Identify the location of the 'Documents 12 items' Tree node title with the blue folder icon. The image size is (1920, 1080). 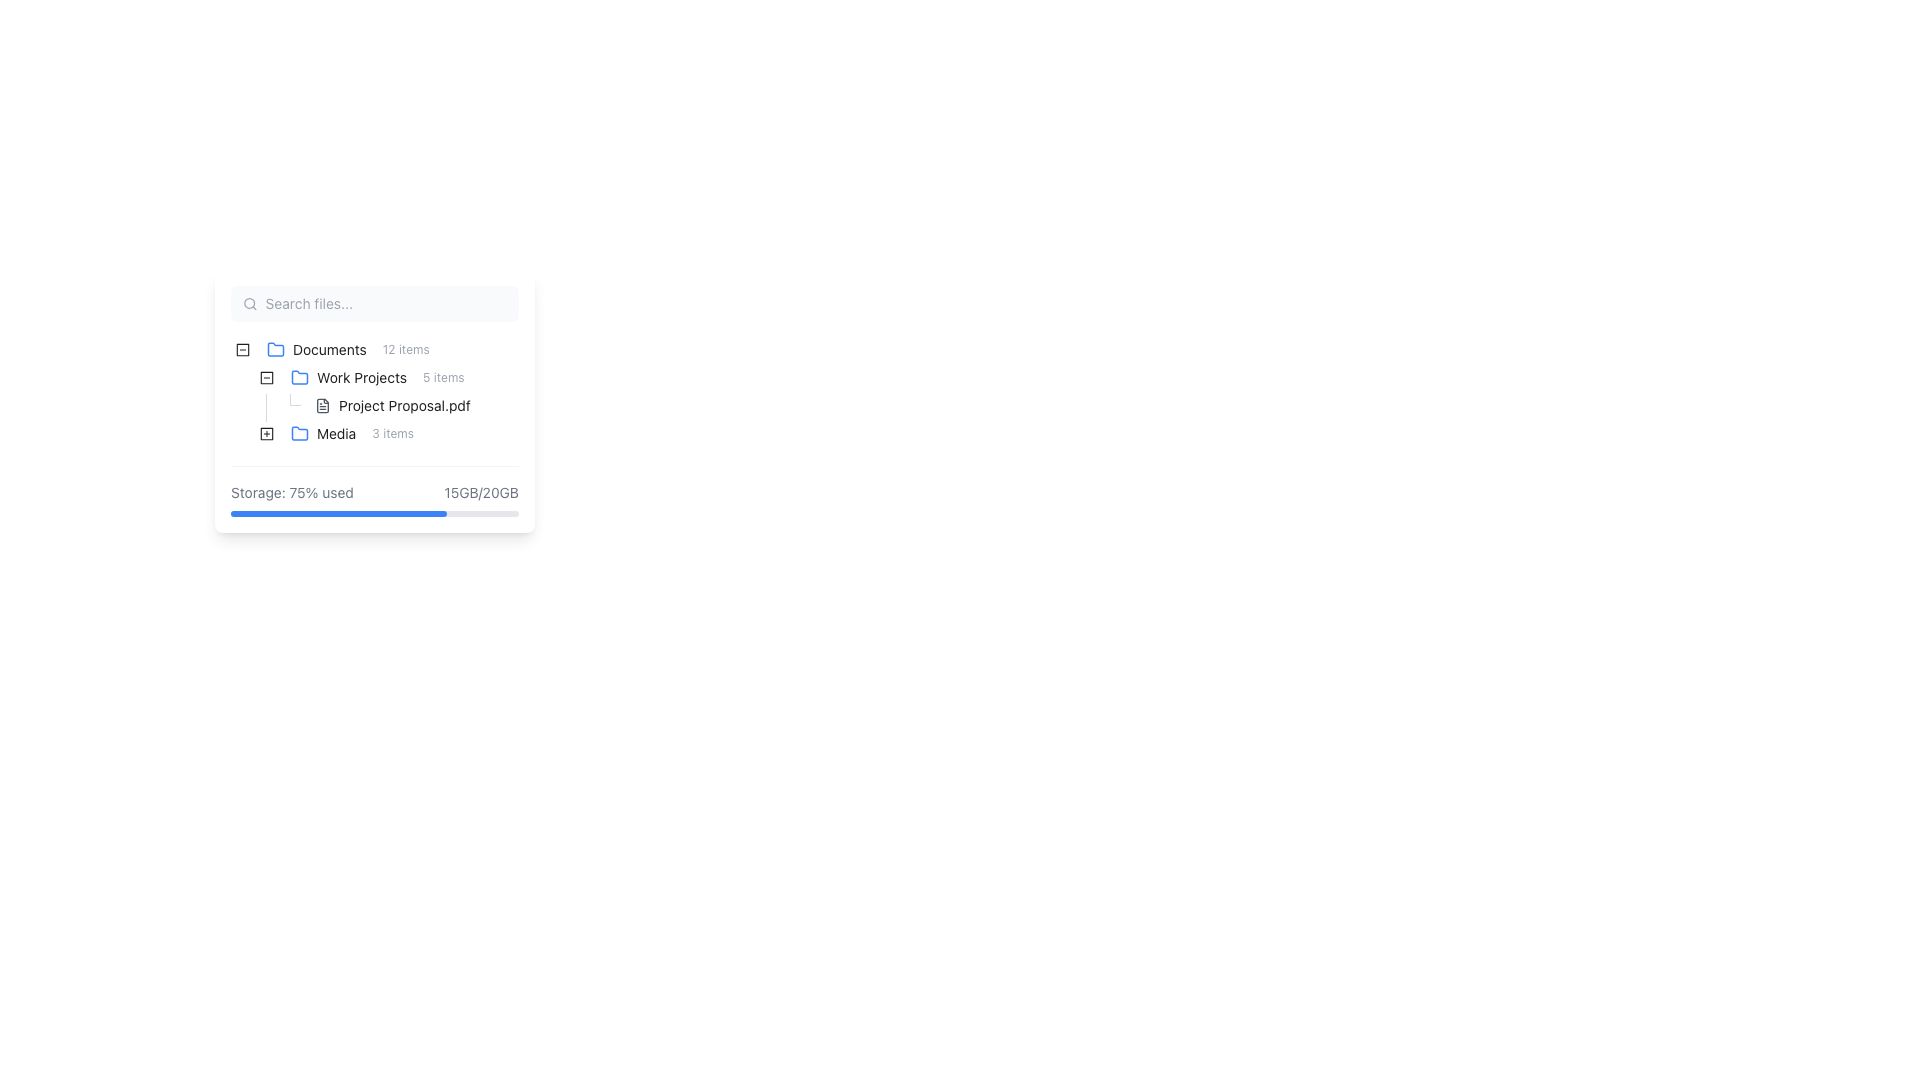
(348, 349).